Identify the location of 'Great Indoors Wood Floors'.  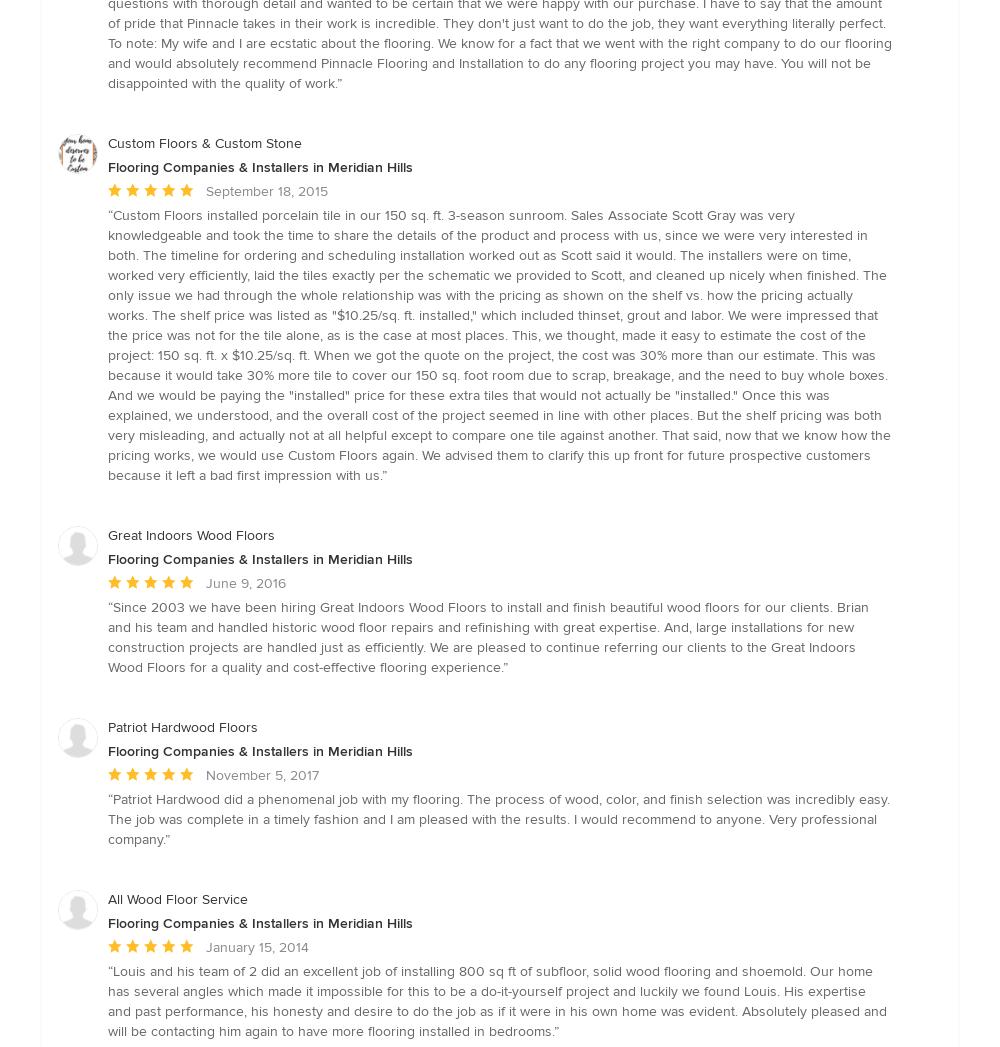
(190, 535).